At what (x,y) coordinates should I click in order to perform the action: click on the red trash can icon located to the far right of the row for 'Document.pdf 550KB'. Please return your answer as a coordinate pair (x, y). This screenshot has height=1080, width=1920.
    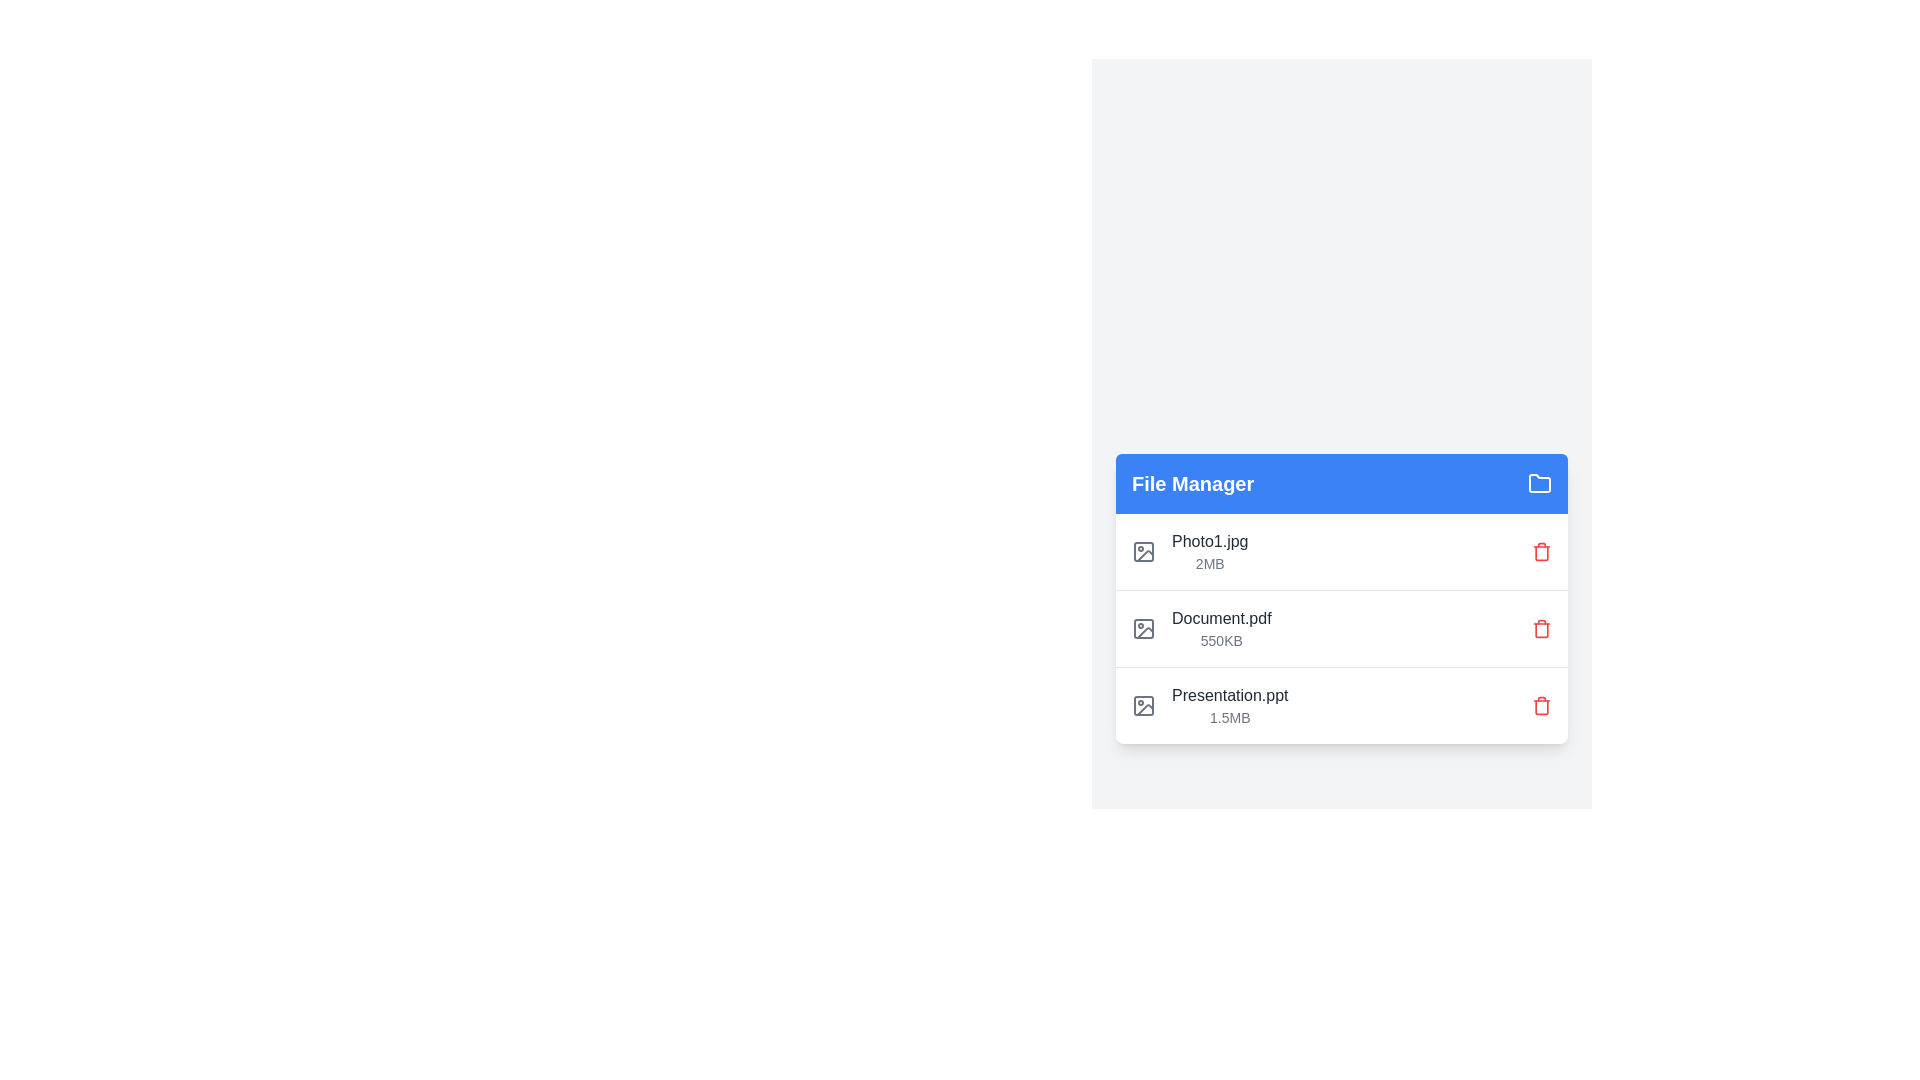
    Looking at the image, I should click on (1540, 627).